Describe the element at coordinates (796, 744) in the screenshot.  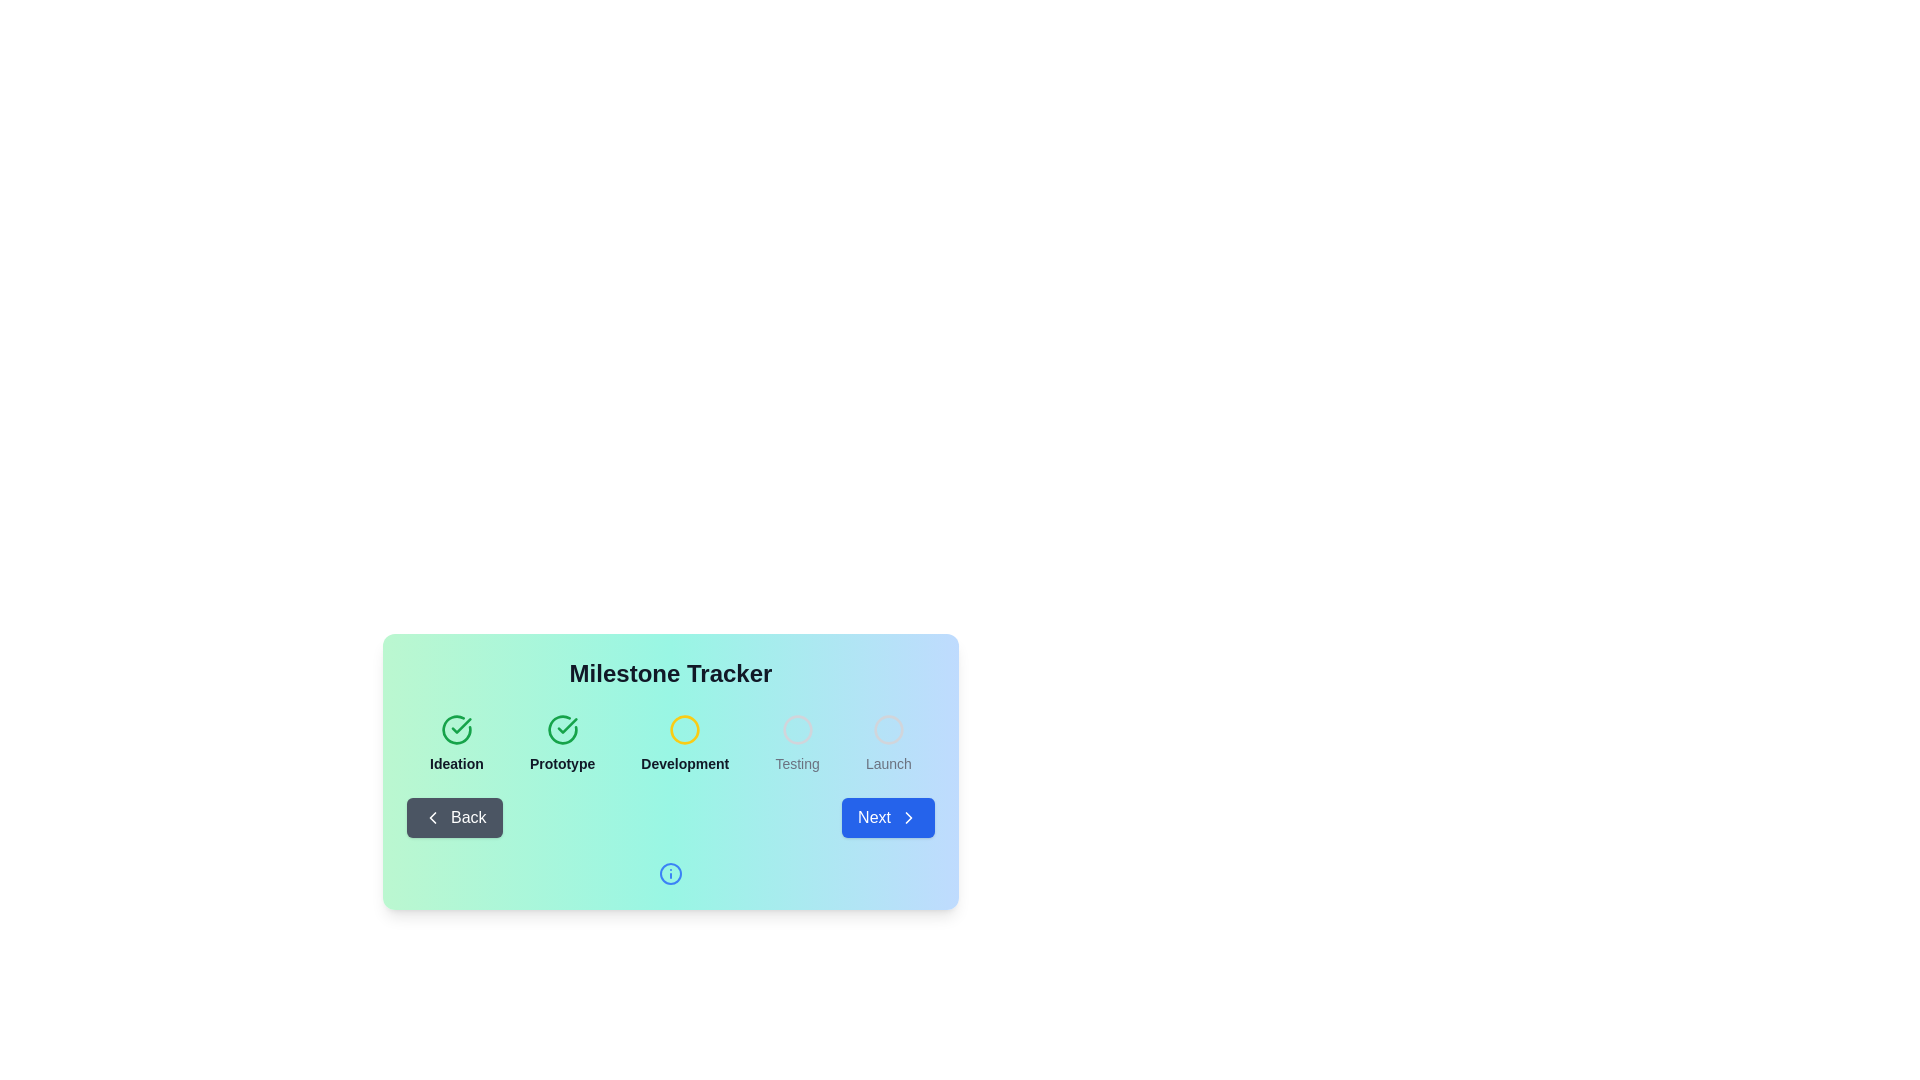
I see `the status of the Milestone indicator representing the 'Testing' stage, which is the fourth milestone in the sequence of stages` at that location.